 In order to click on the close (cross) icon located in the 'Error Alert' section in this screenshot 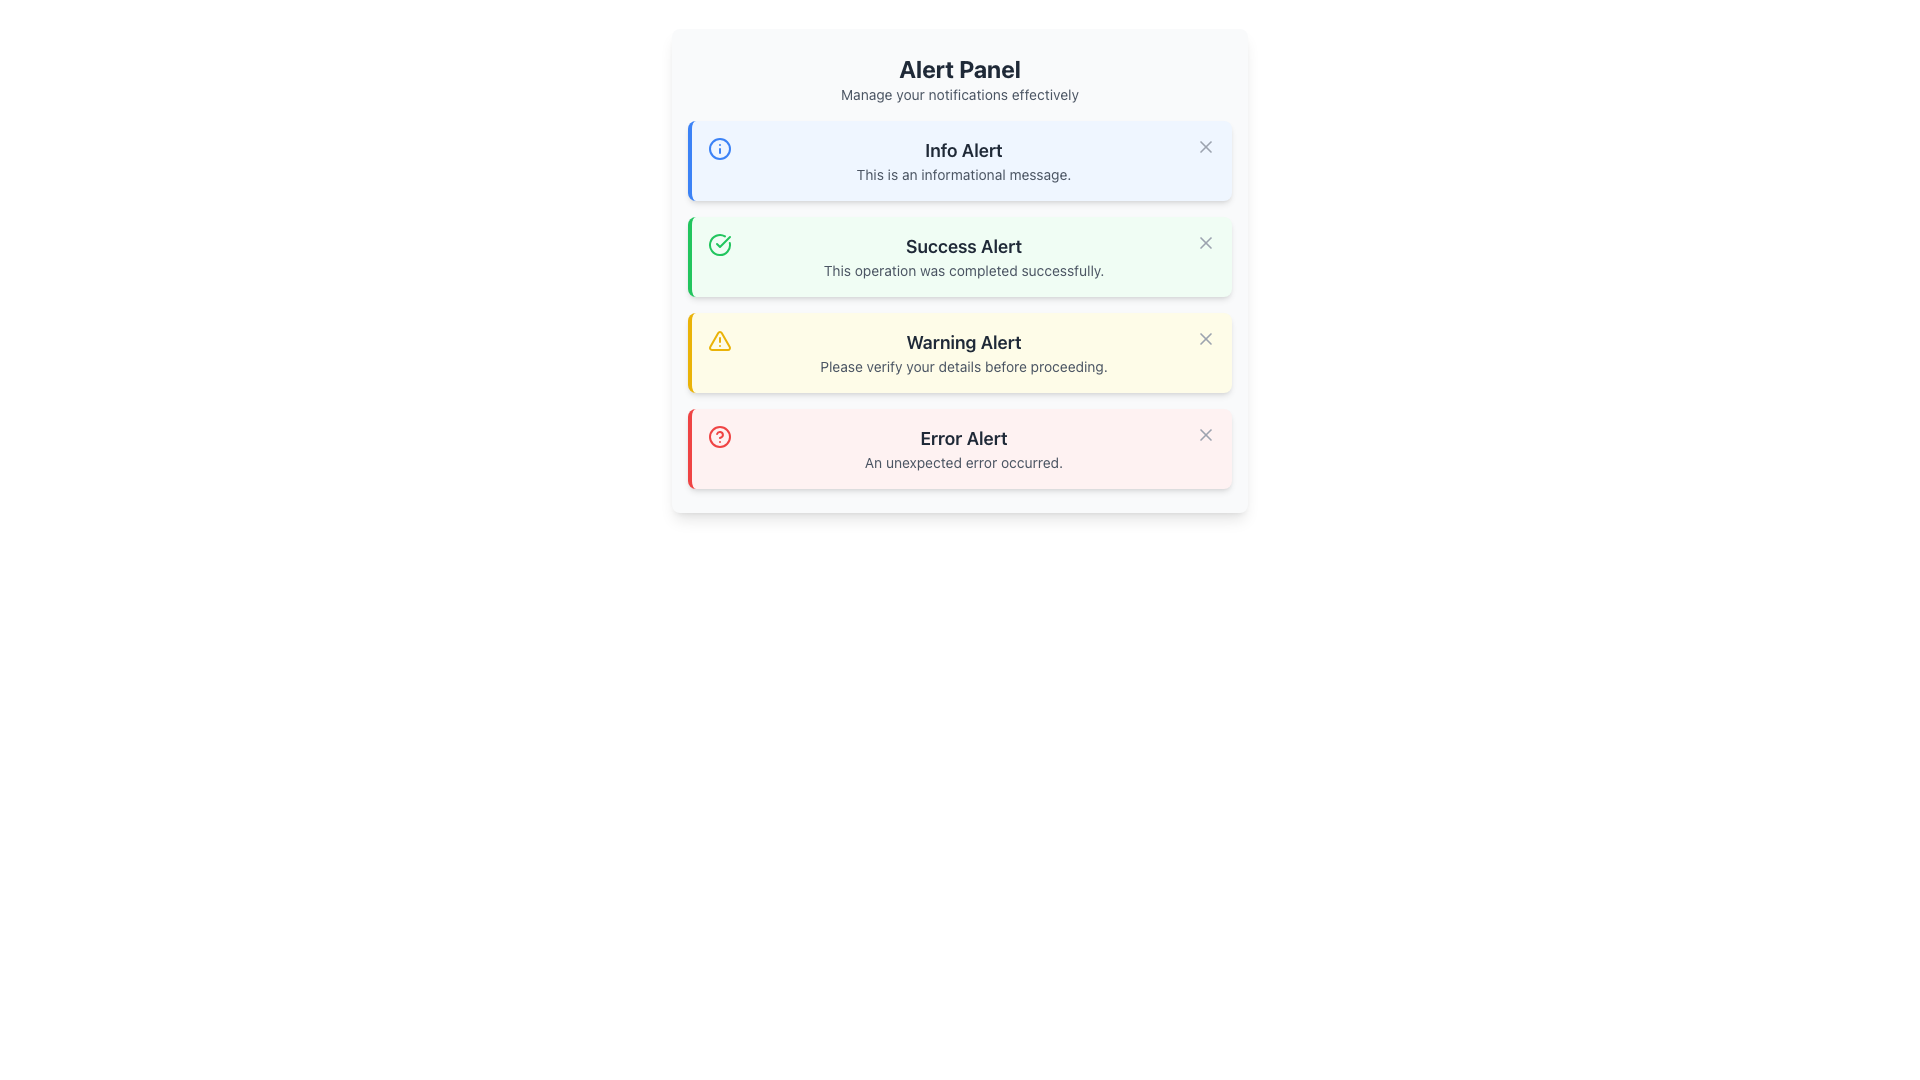, I will do `click(1204, 434)`.